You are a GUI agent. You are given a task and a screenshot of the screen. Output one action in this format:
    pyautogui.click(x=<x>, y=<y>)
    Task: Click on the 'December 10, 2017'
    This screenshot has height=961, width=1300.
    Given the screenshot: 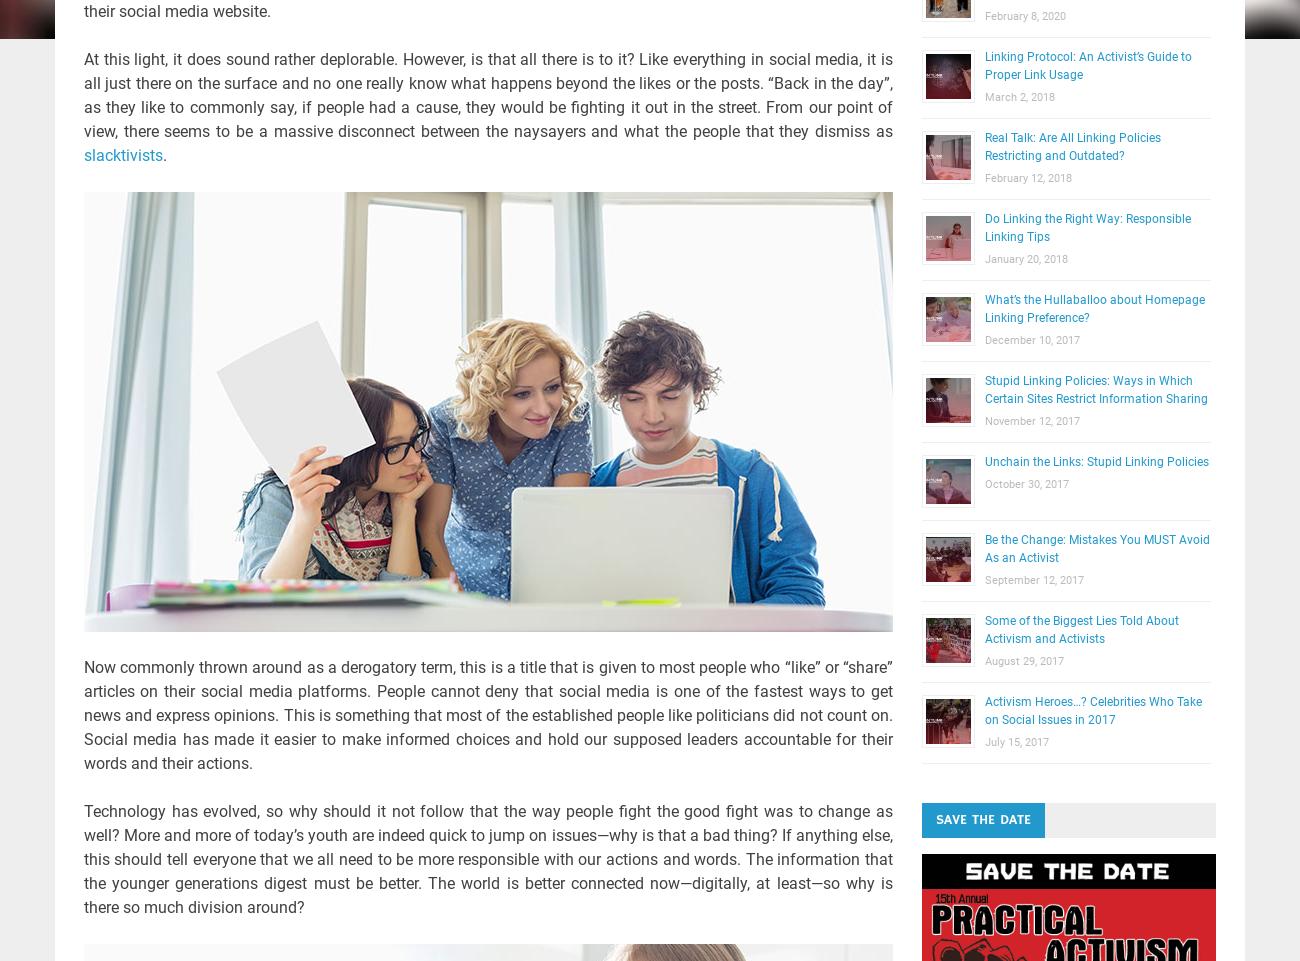 What is the action you would take?
    pyautogui.click(x=1031, y=339)
    